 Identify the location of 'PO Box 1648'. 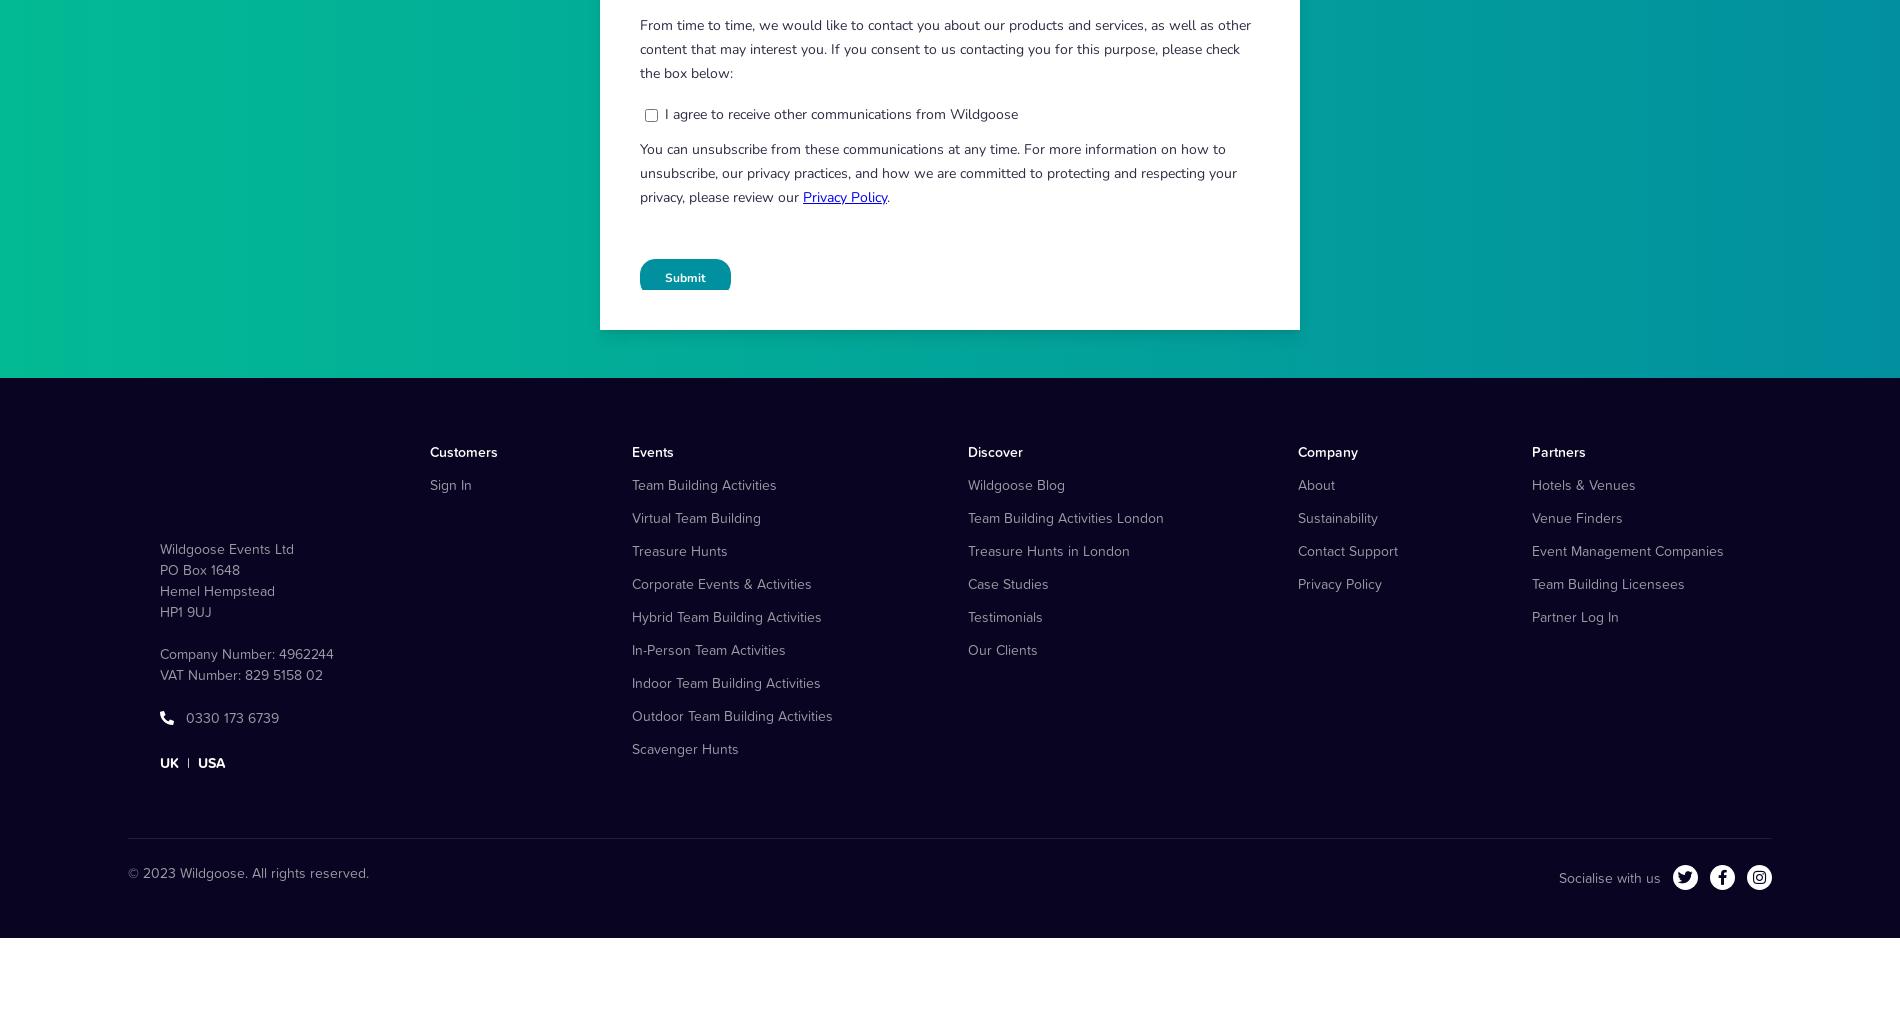
(200, 667).